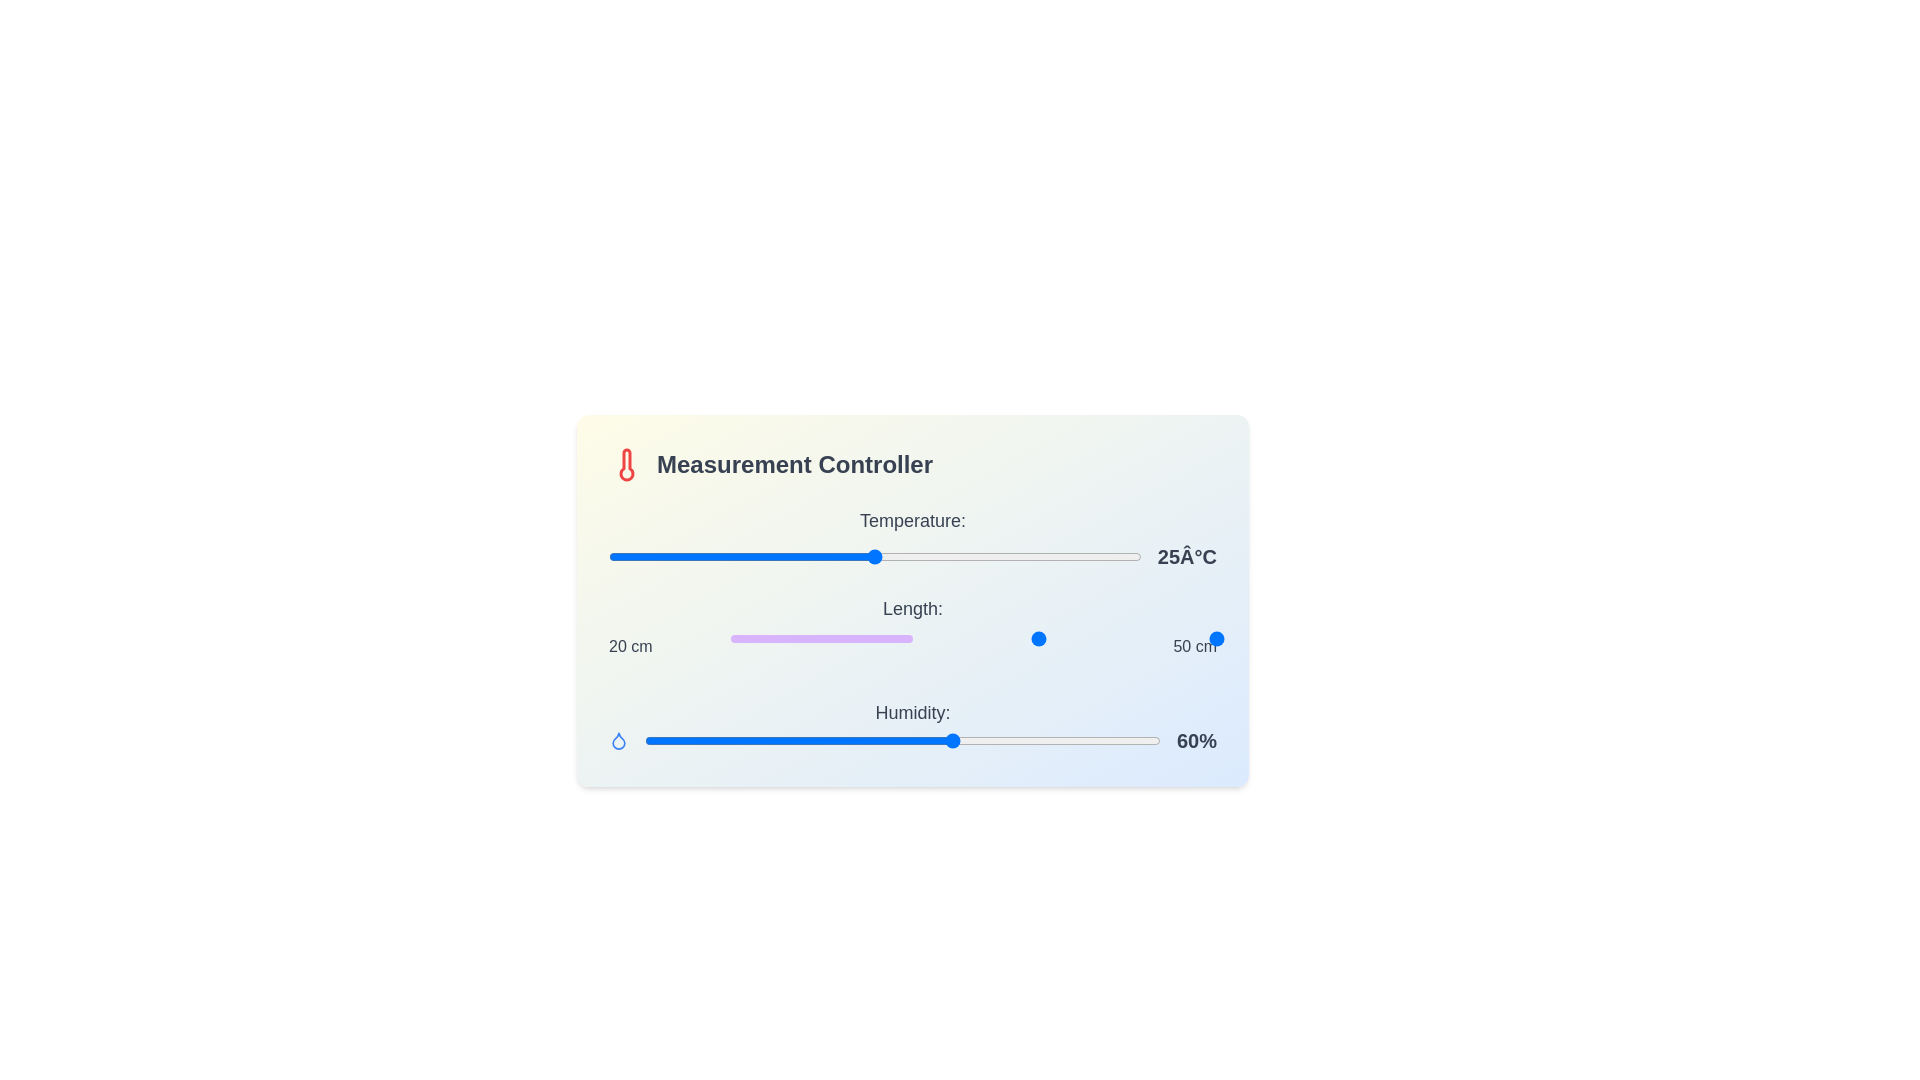 Image resolution: width=1920 pixels, height=1080 pixels. Describe the element at coordinates (963, 639) in the screenshot. I see `the length` at that location.